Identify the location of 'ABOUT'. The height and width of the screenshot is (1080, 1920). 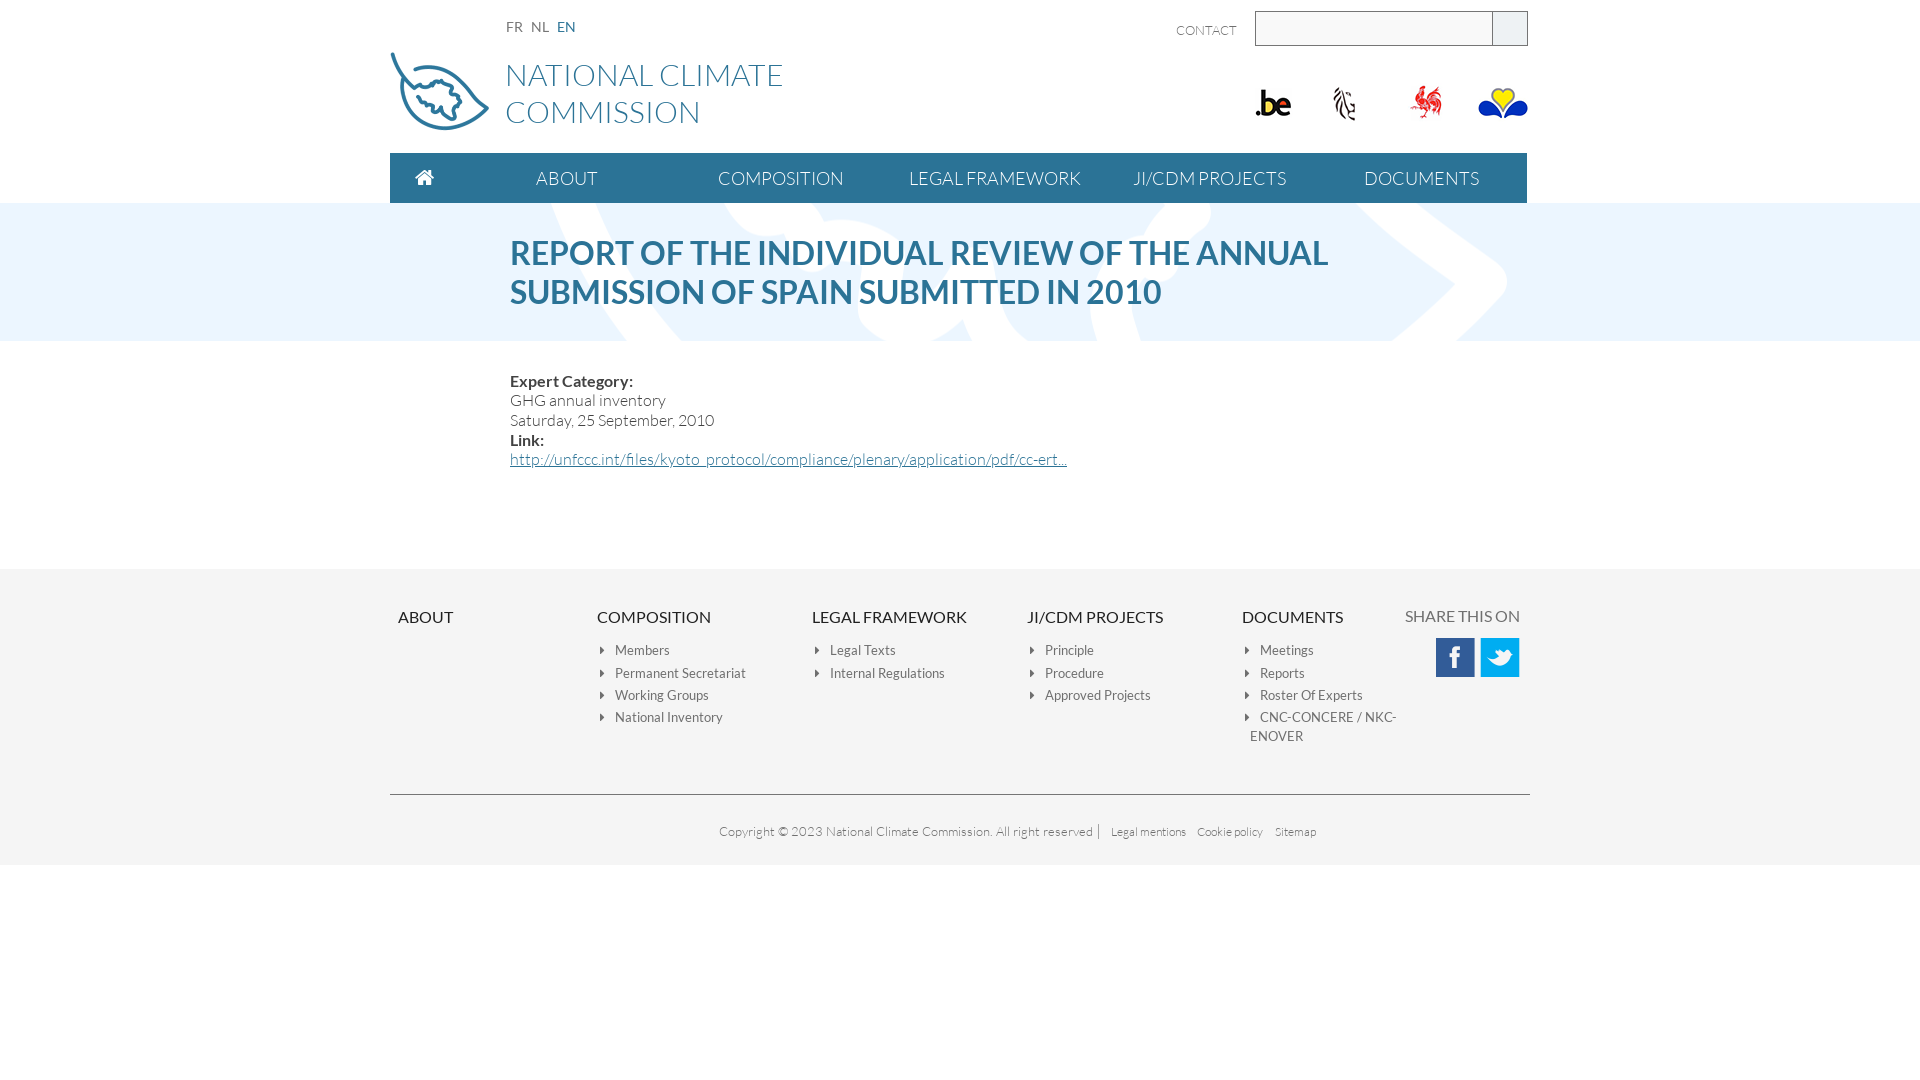
(398, 615).